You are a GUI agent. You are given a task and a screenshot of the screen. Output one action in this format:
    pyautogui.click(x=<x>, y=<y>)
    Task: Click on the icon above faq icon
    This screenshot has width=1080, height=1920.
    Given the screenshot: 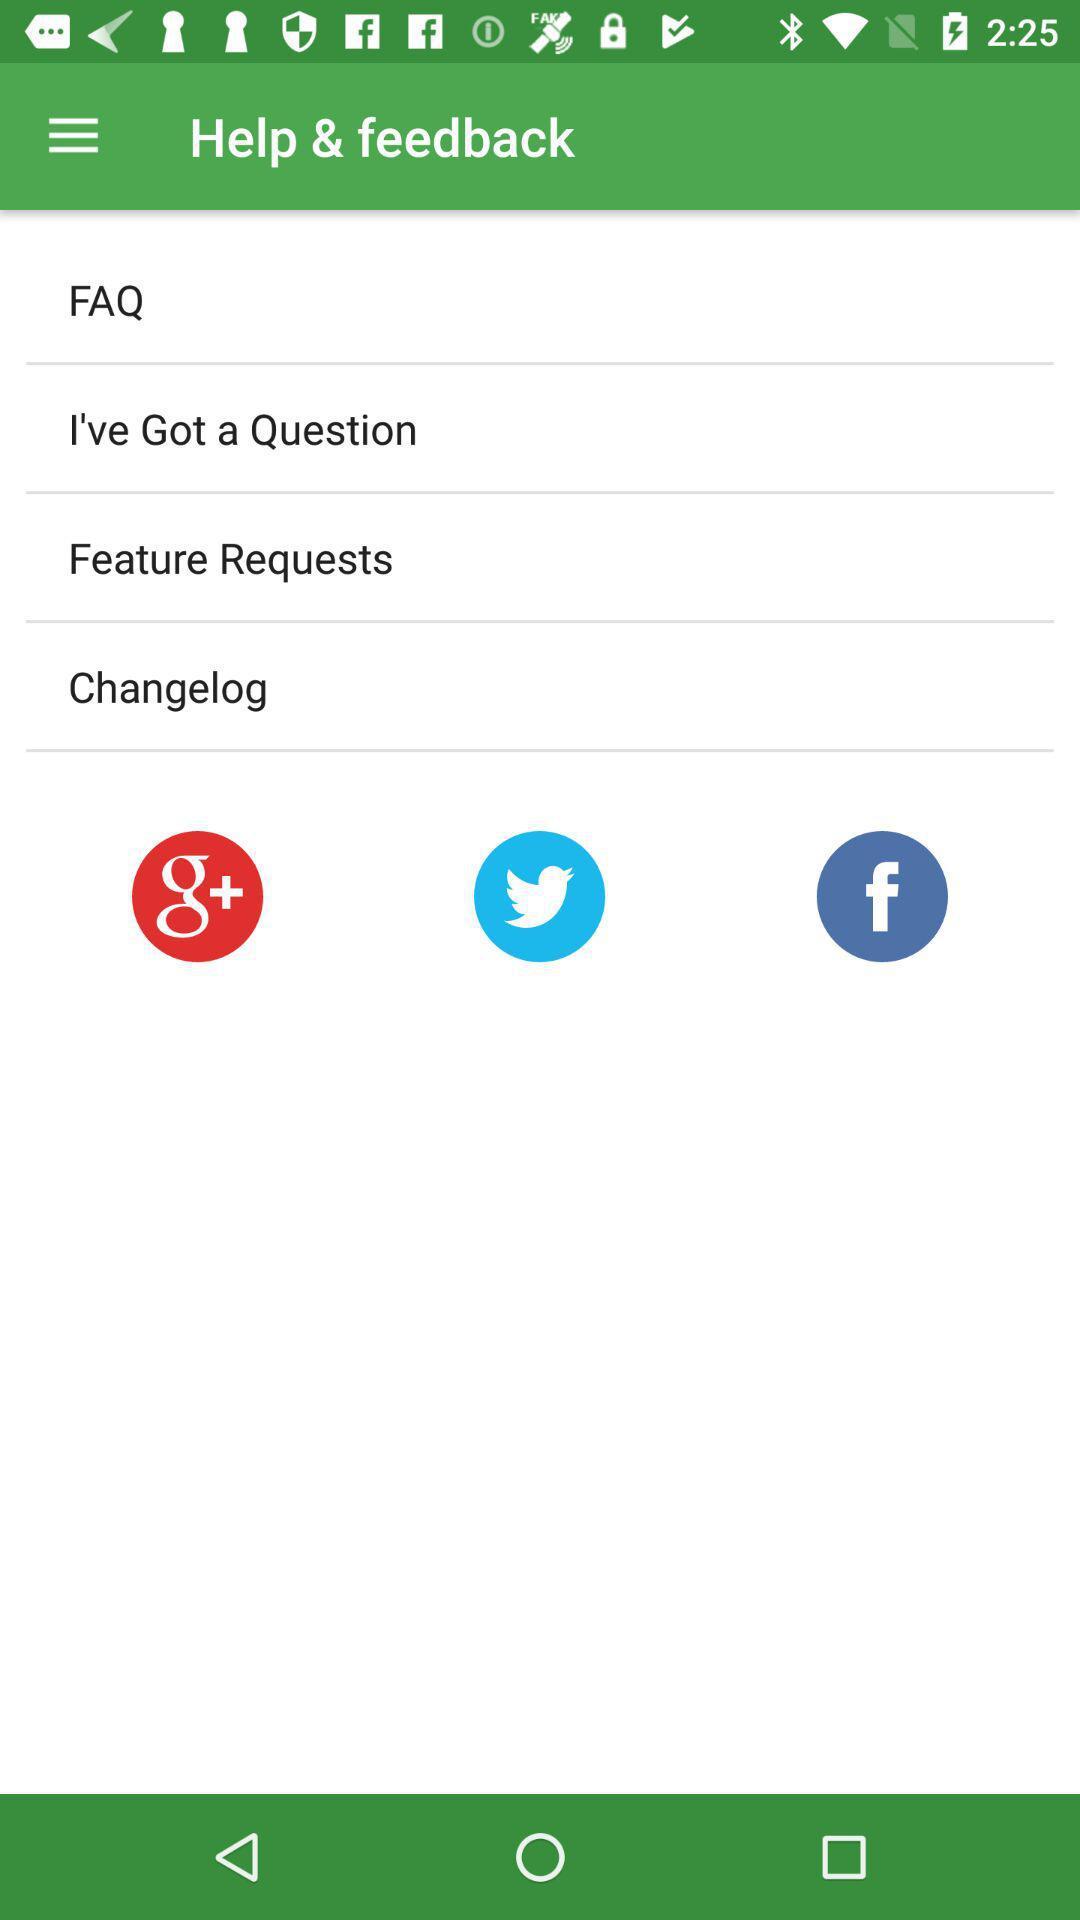 What is the action you would take?
    pyautogui.click(x=72, y=135)
    